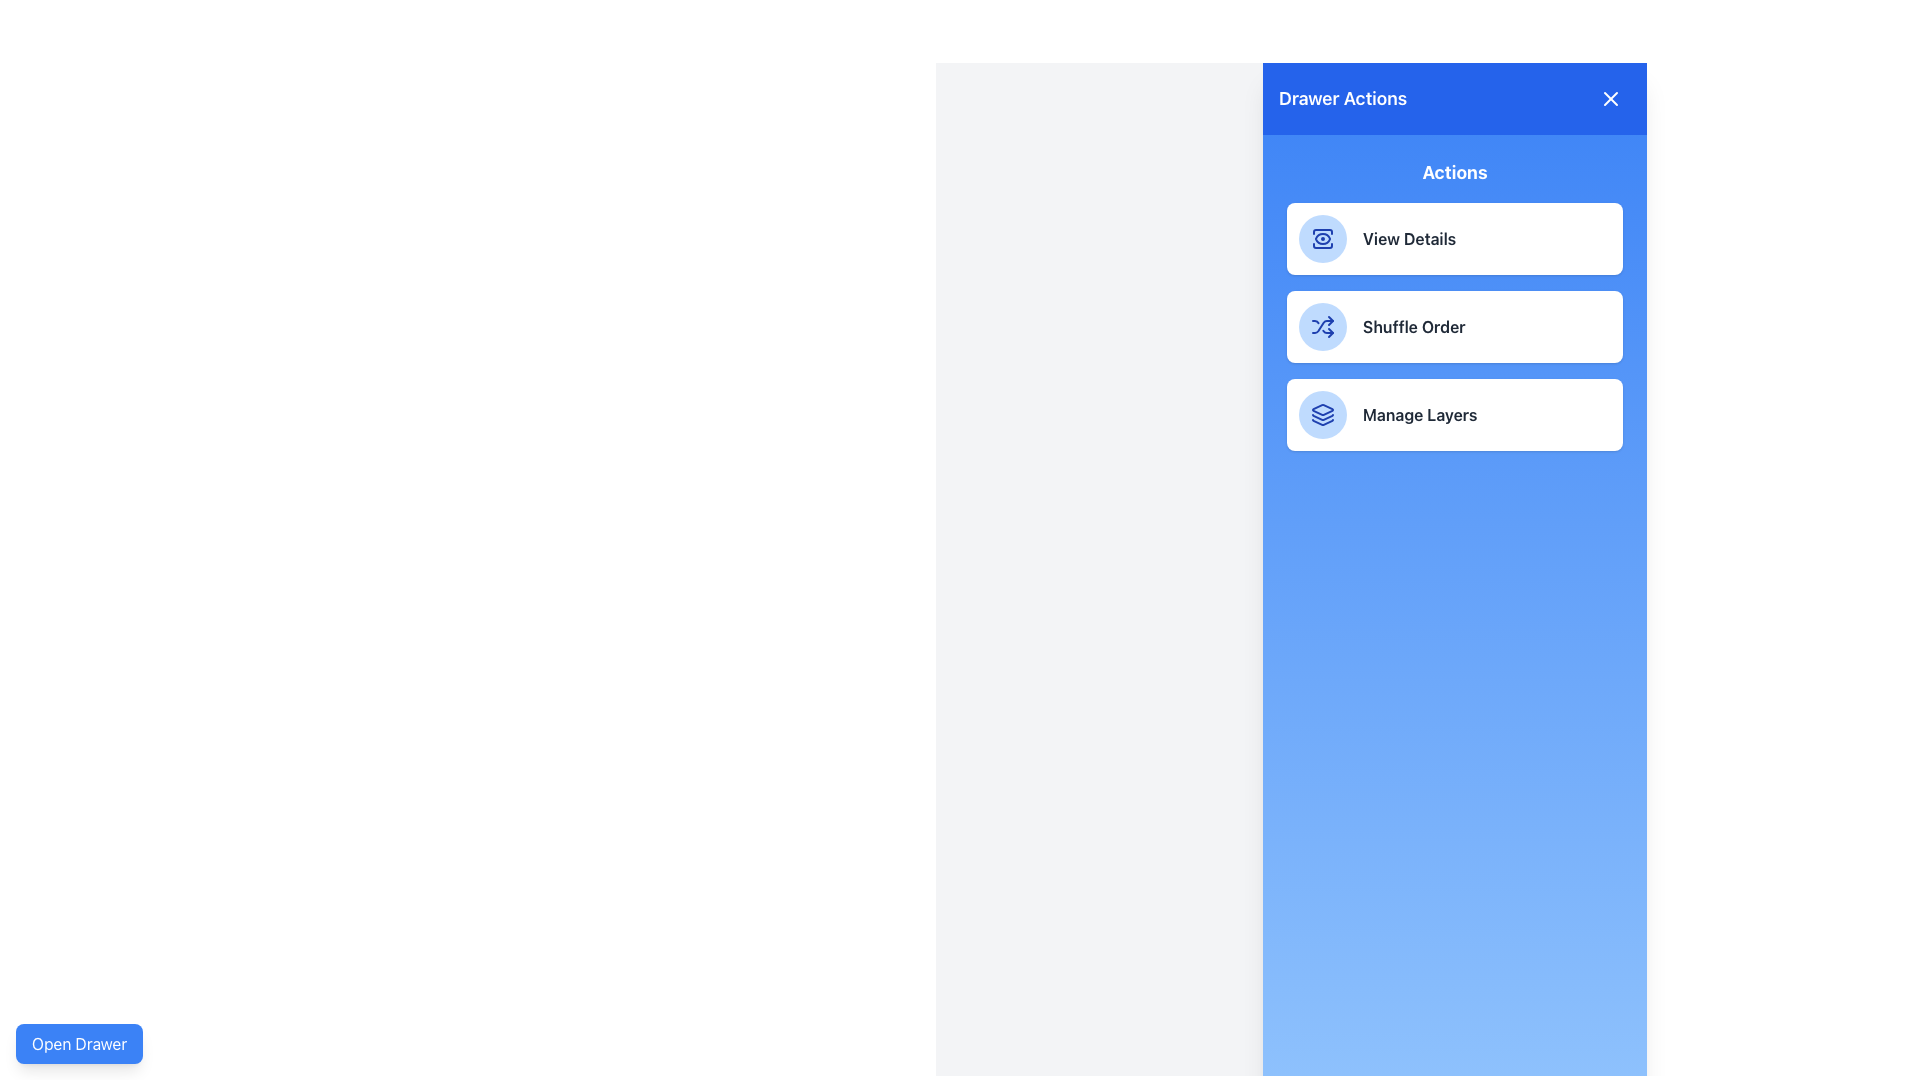 This screenshot has width=1920, height=1080. I want to click on the icon-based button for 'Manage Layers' located to the left of the corresponding text, so click(1323, 414).